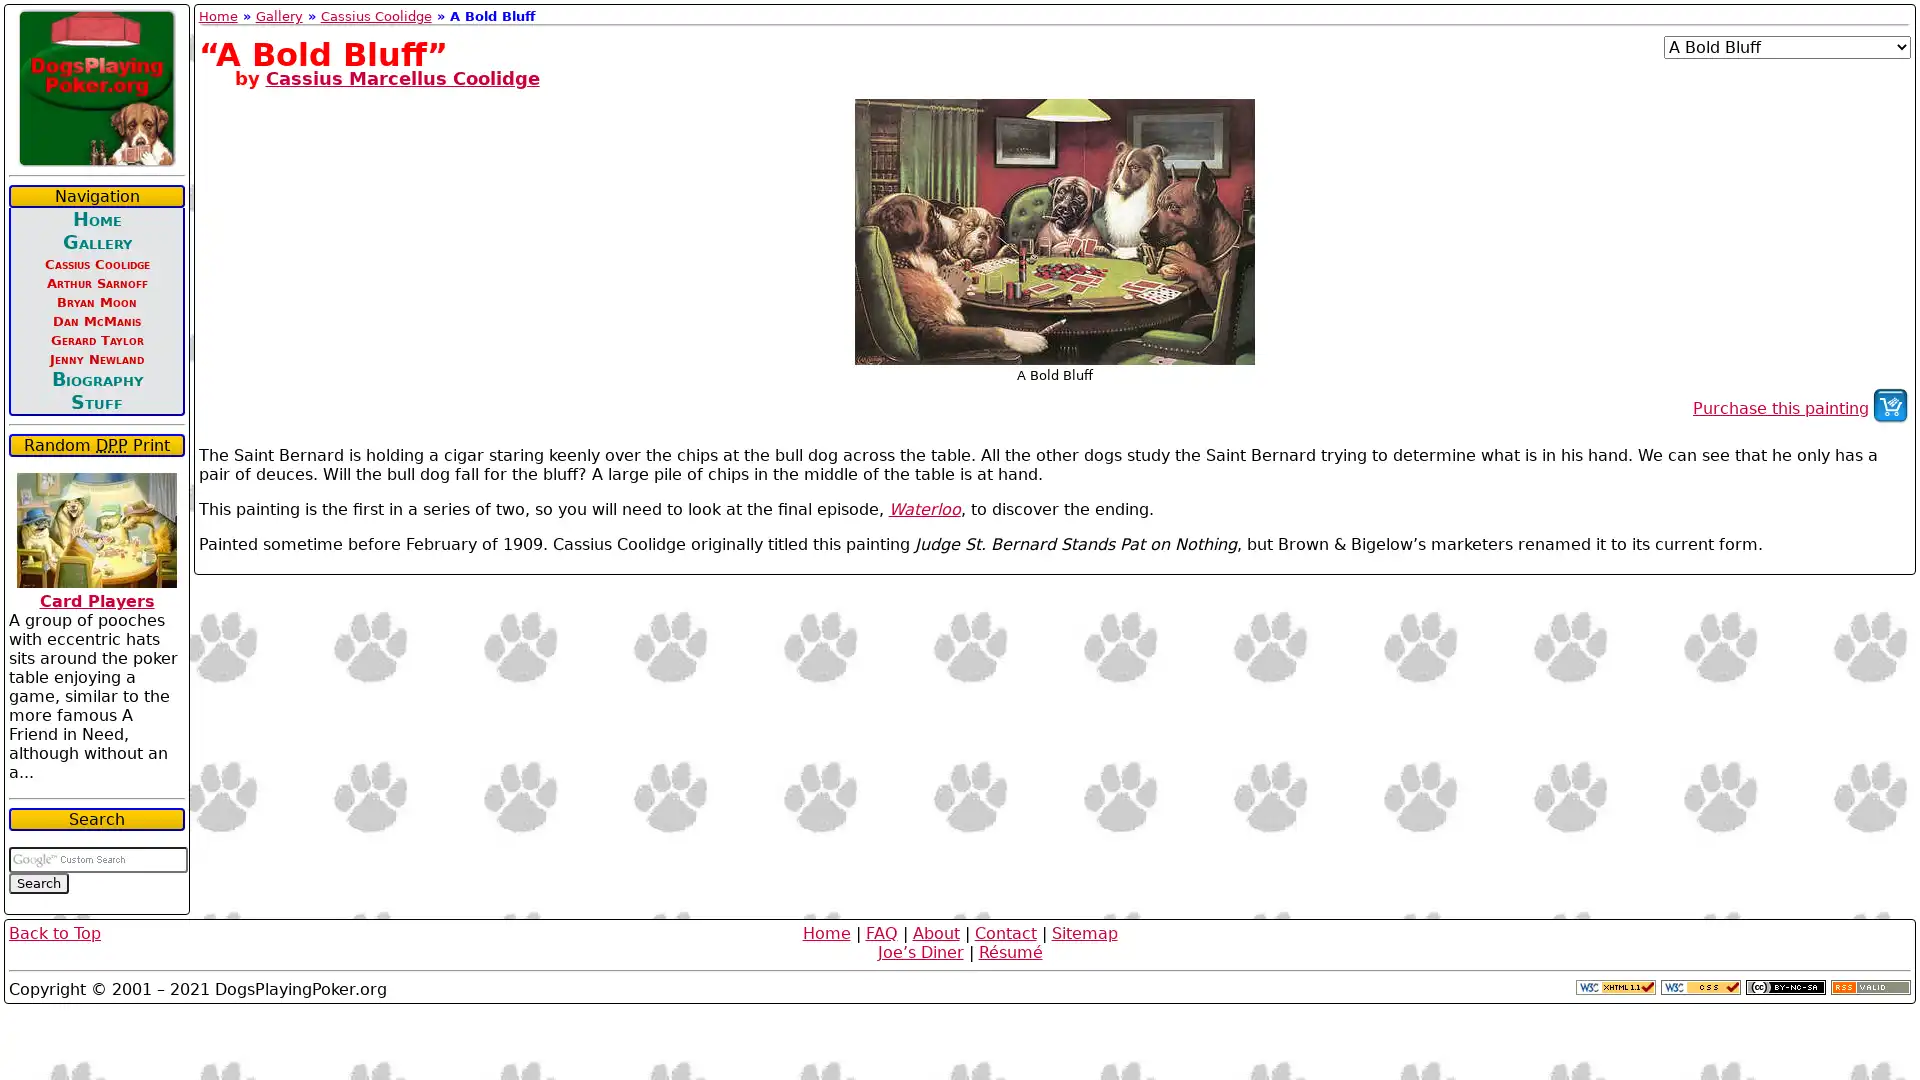 The height and width of the screenshot is (1080, 1920). I want to click on Search, so click(38, 882).